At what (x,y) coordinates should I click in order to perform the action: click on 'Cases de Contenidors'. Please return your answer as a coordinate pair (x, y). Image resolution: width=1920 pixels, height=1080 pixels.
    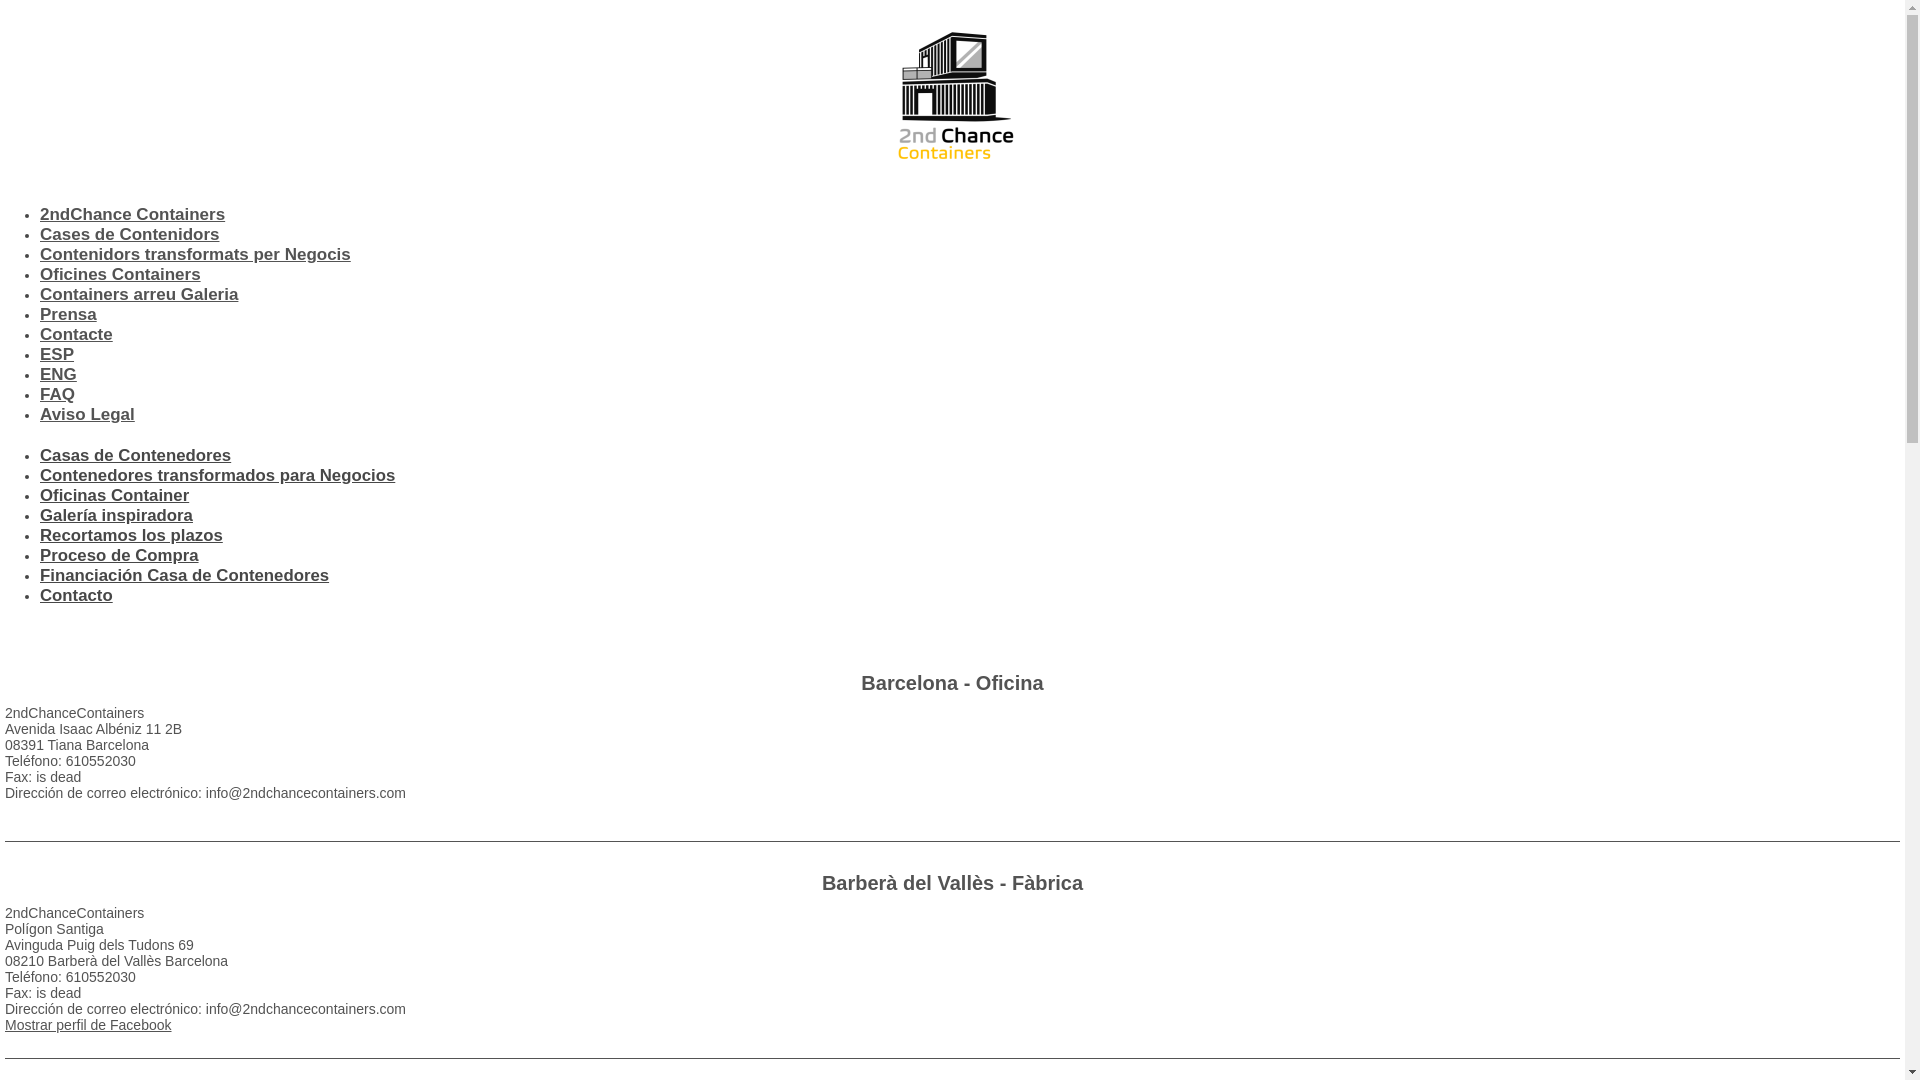
    Looking at the image, I should click on (128, 233).